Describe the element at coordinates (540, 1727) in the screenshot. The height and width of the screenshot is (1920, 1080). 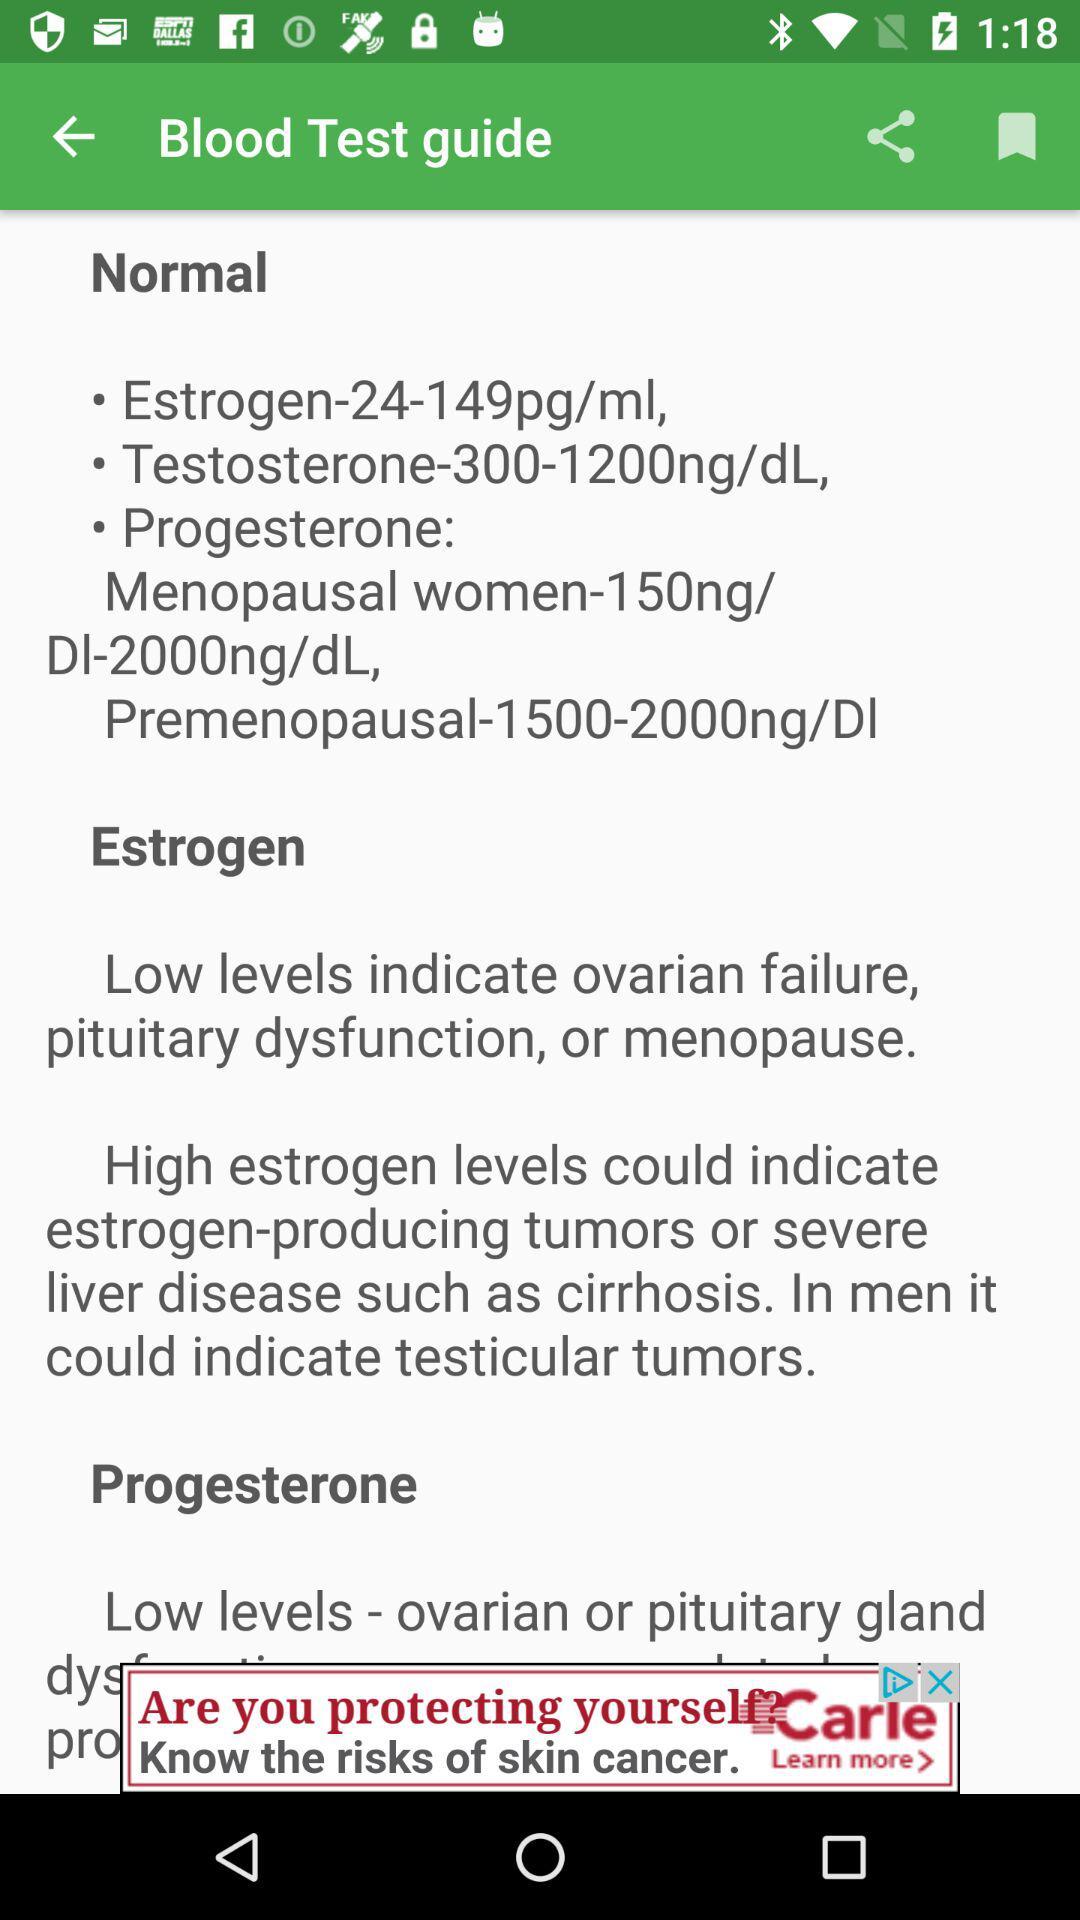
I see `click advertisement` at that location.